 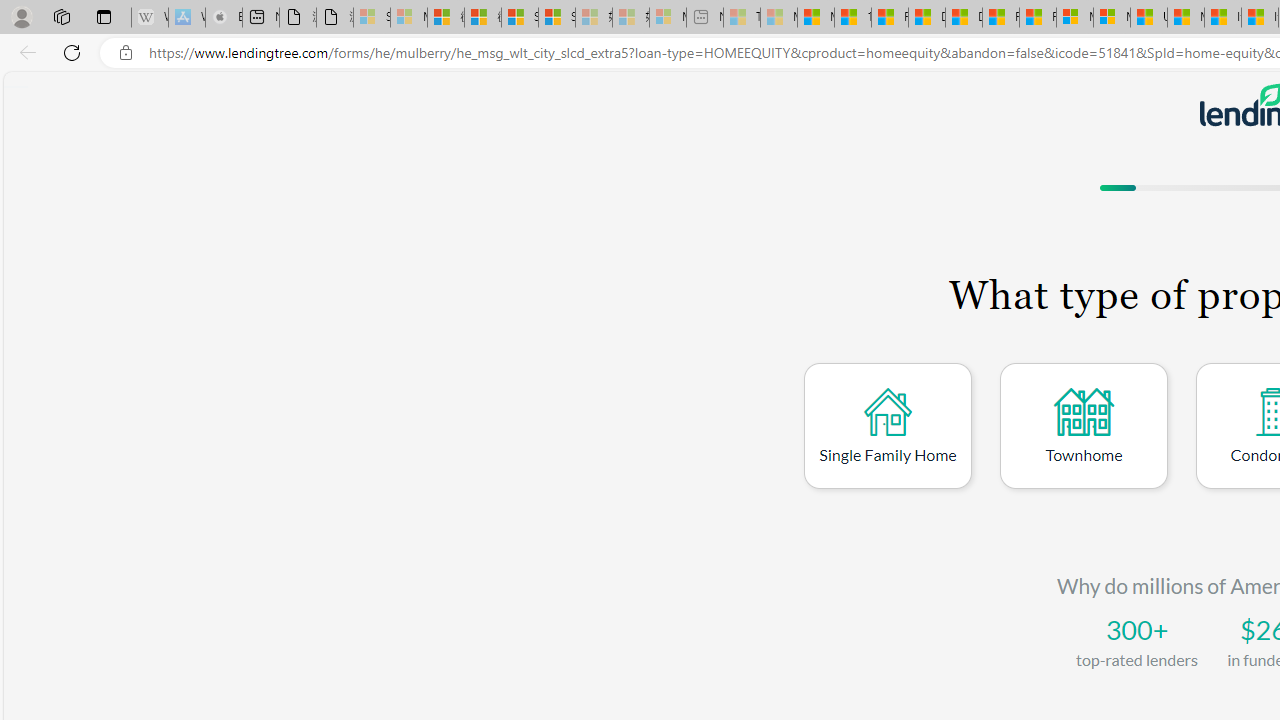 I want to click on 'US Heat Deaths Soared To Record High Last Year', so click(x=1149, y=17).